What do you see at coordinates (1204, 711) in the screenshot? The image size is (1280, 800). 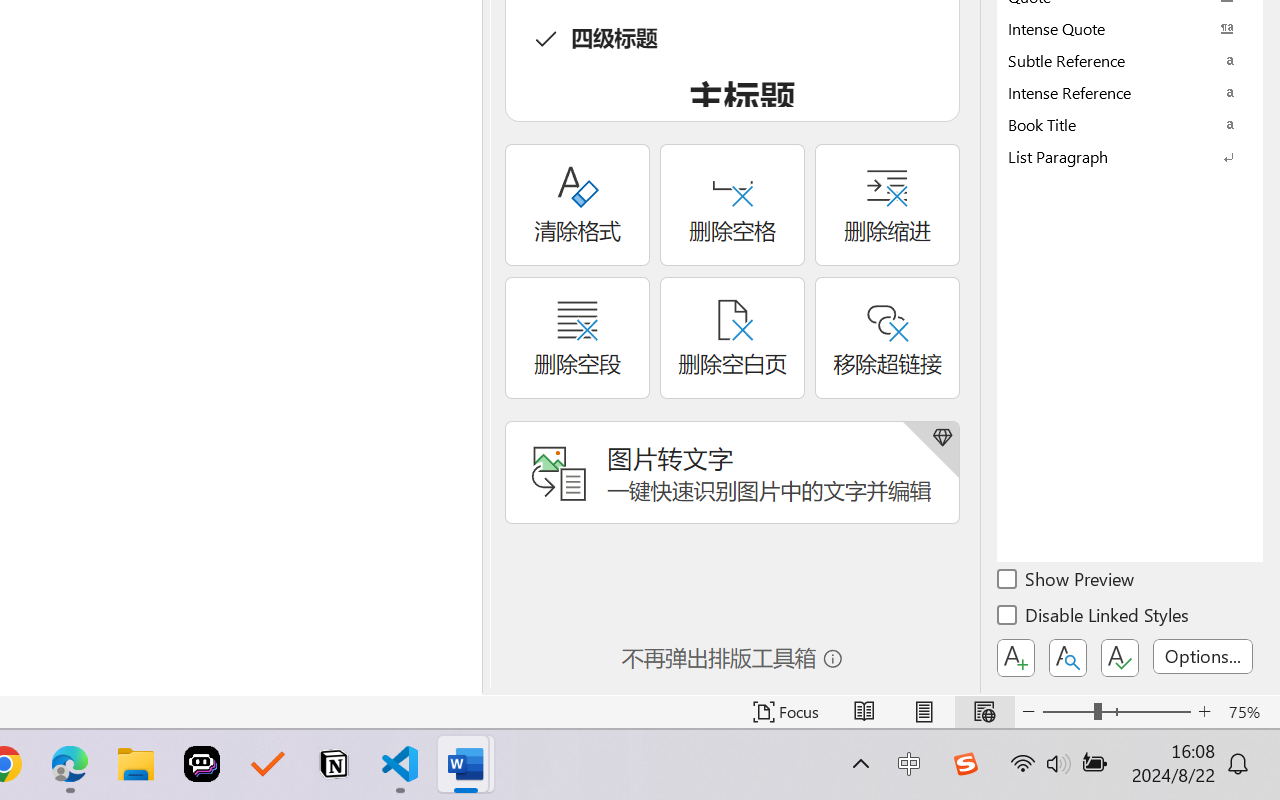 I see `'Zoom In'` at bounding box center [1204, 711].